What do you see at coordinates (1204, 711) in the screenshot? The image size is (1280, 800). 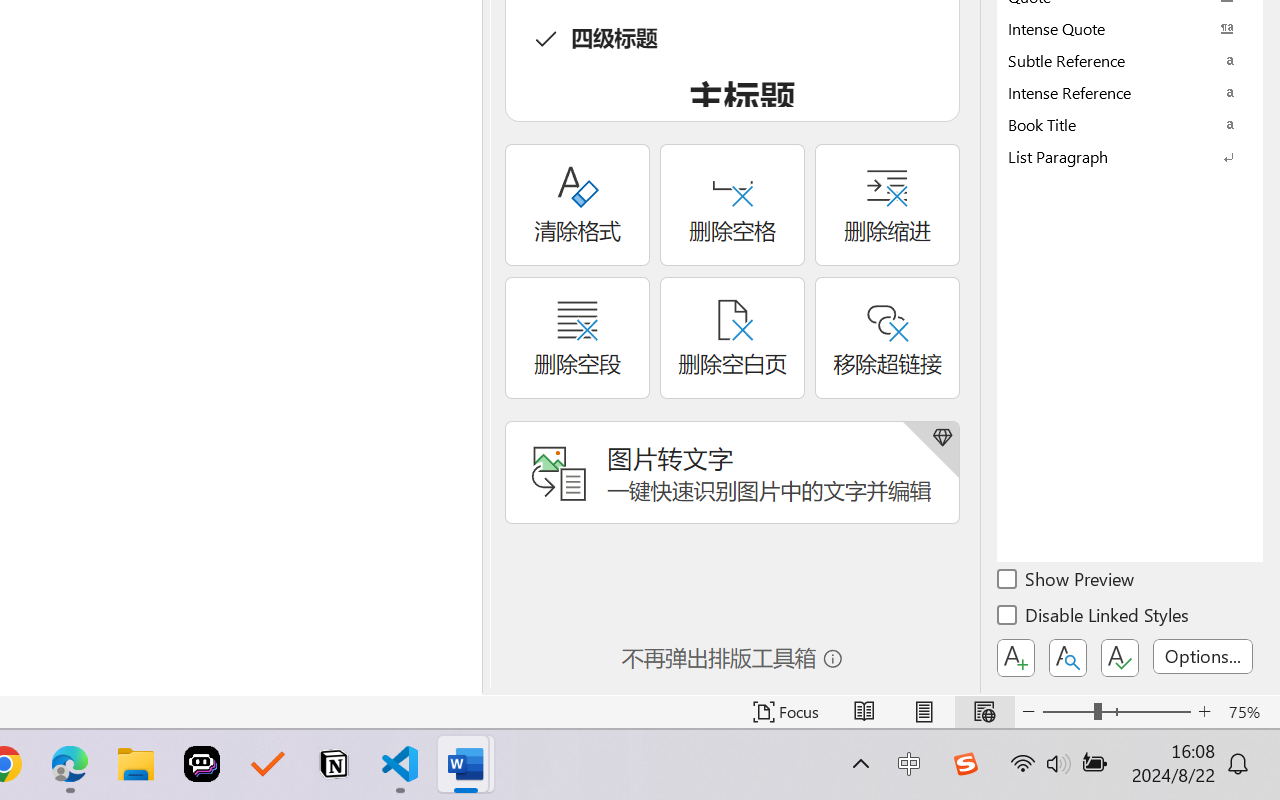 I see `'Zoom In'` at bounding box center [1204, 711].